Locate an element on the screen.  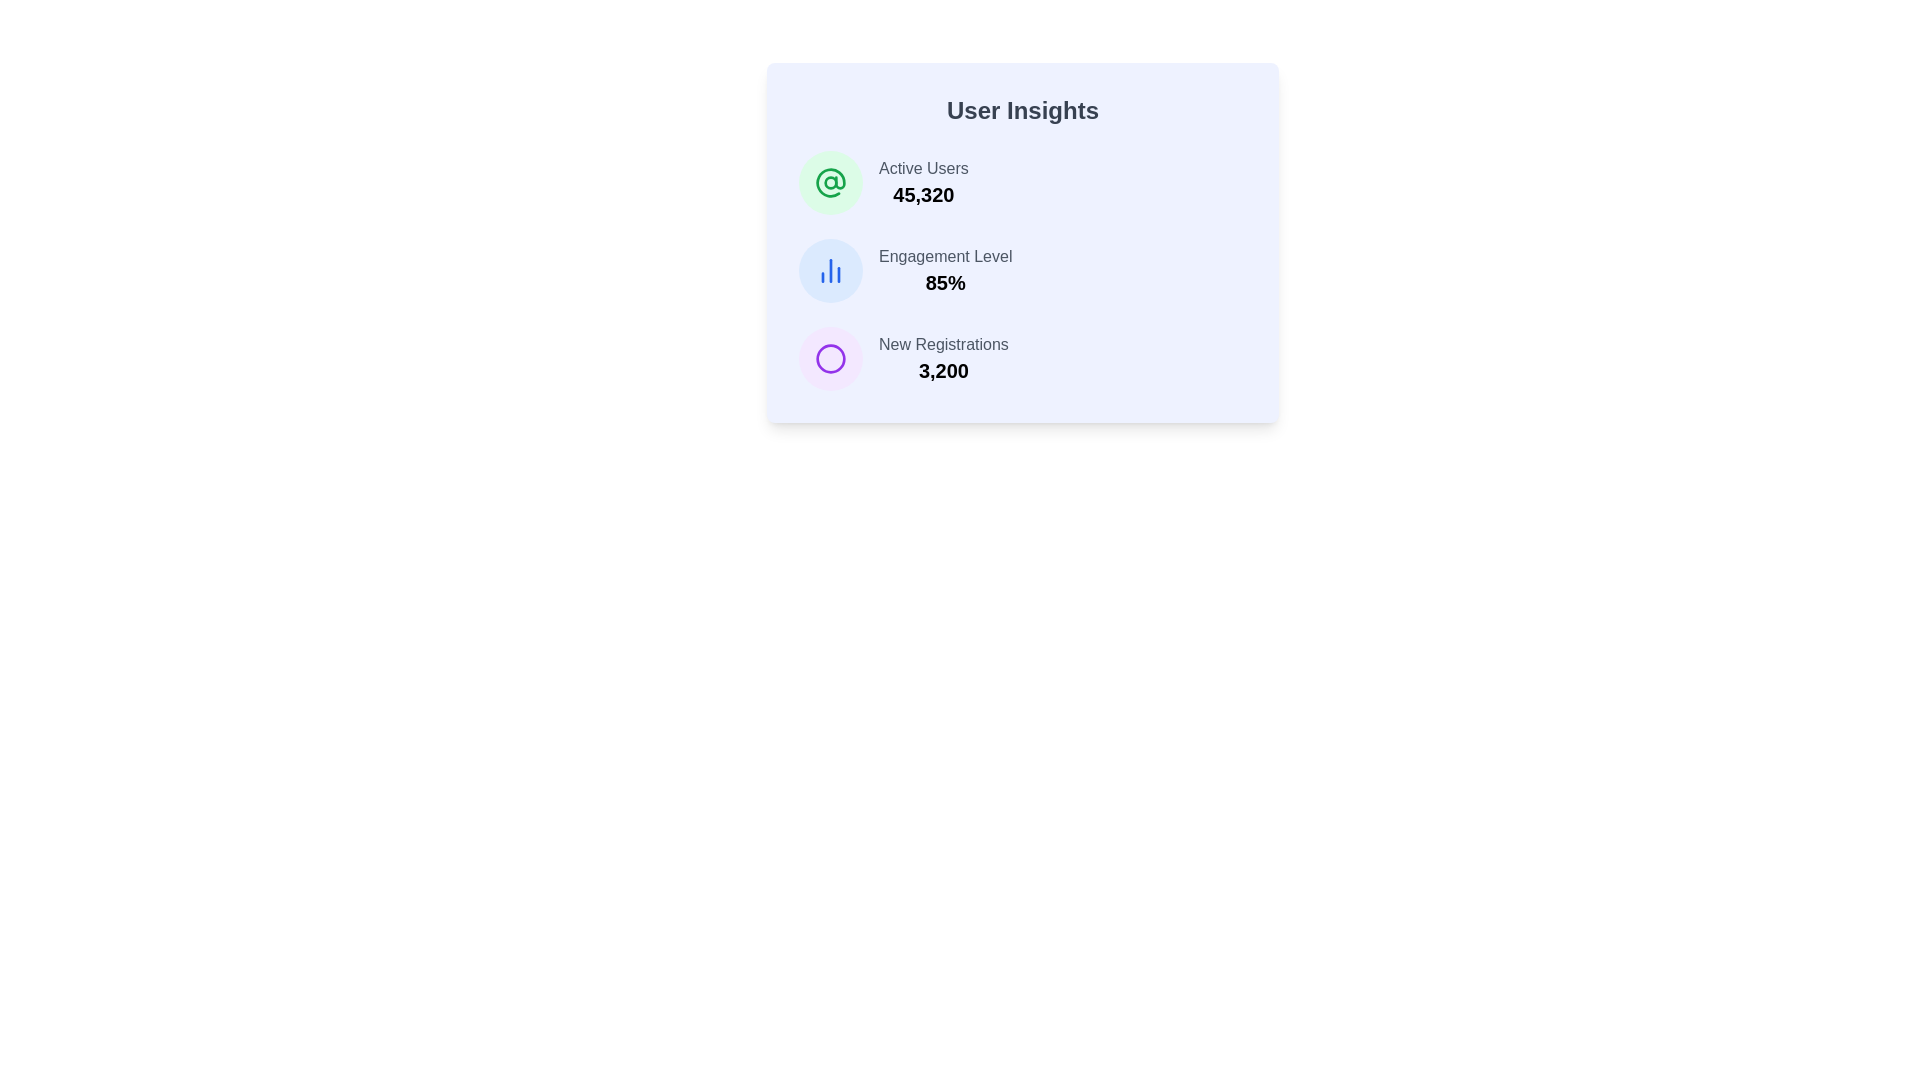
'Active Users' label, which is a gray text located above the numeric value '45,320' in the user insights card is located at coordinates (922, 168).